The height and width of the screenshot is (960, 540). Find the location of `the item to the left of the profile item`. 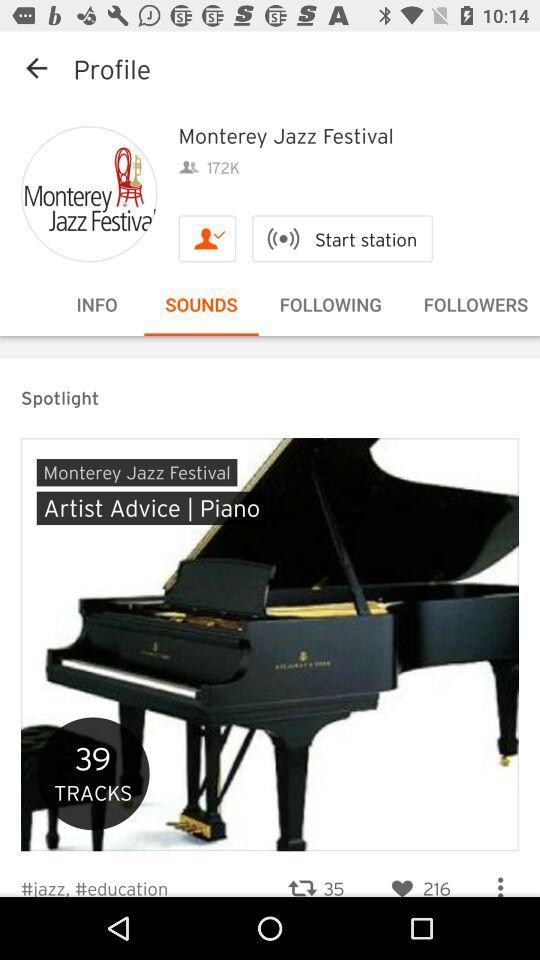

the item to the left of the profile item is located at coordinates (36, 68).